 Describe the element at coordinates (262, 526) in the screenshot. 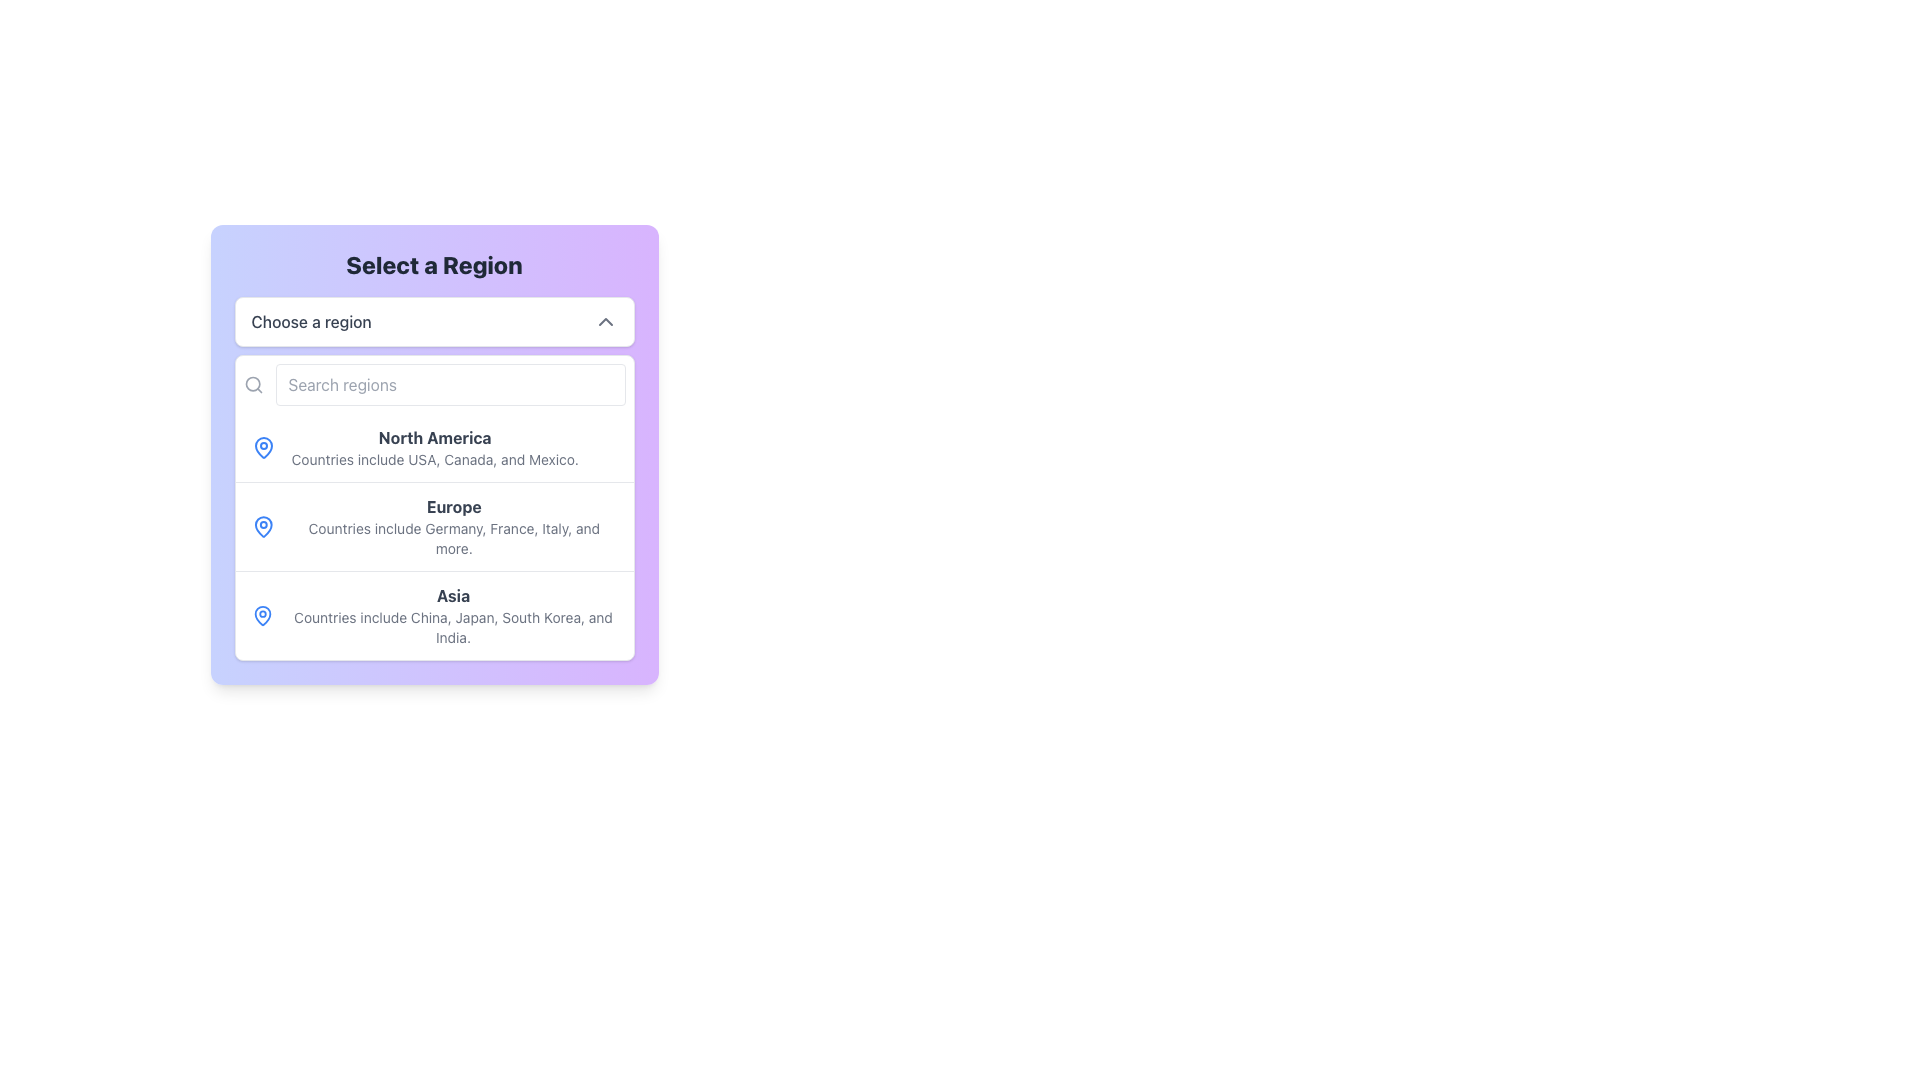

I see `the location marker icon associated with the 'Europe' list item in the region selection dropdown interface` at that location.